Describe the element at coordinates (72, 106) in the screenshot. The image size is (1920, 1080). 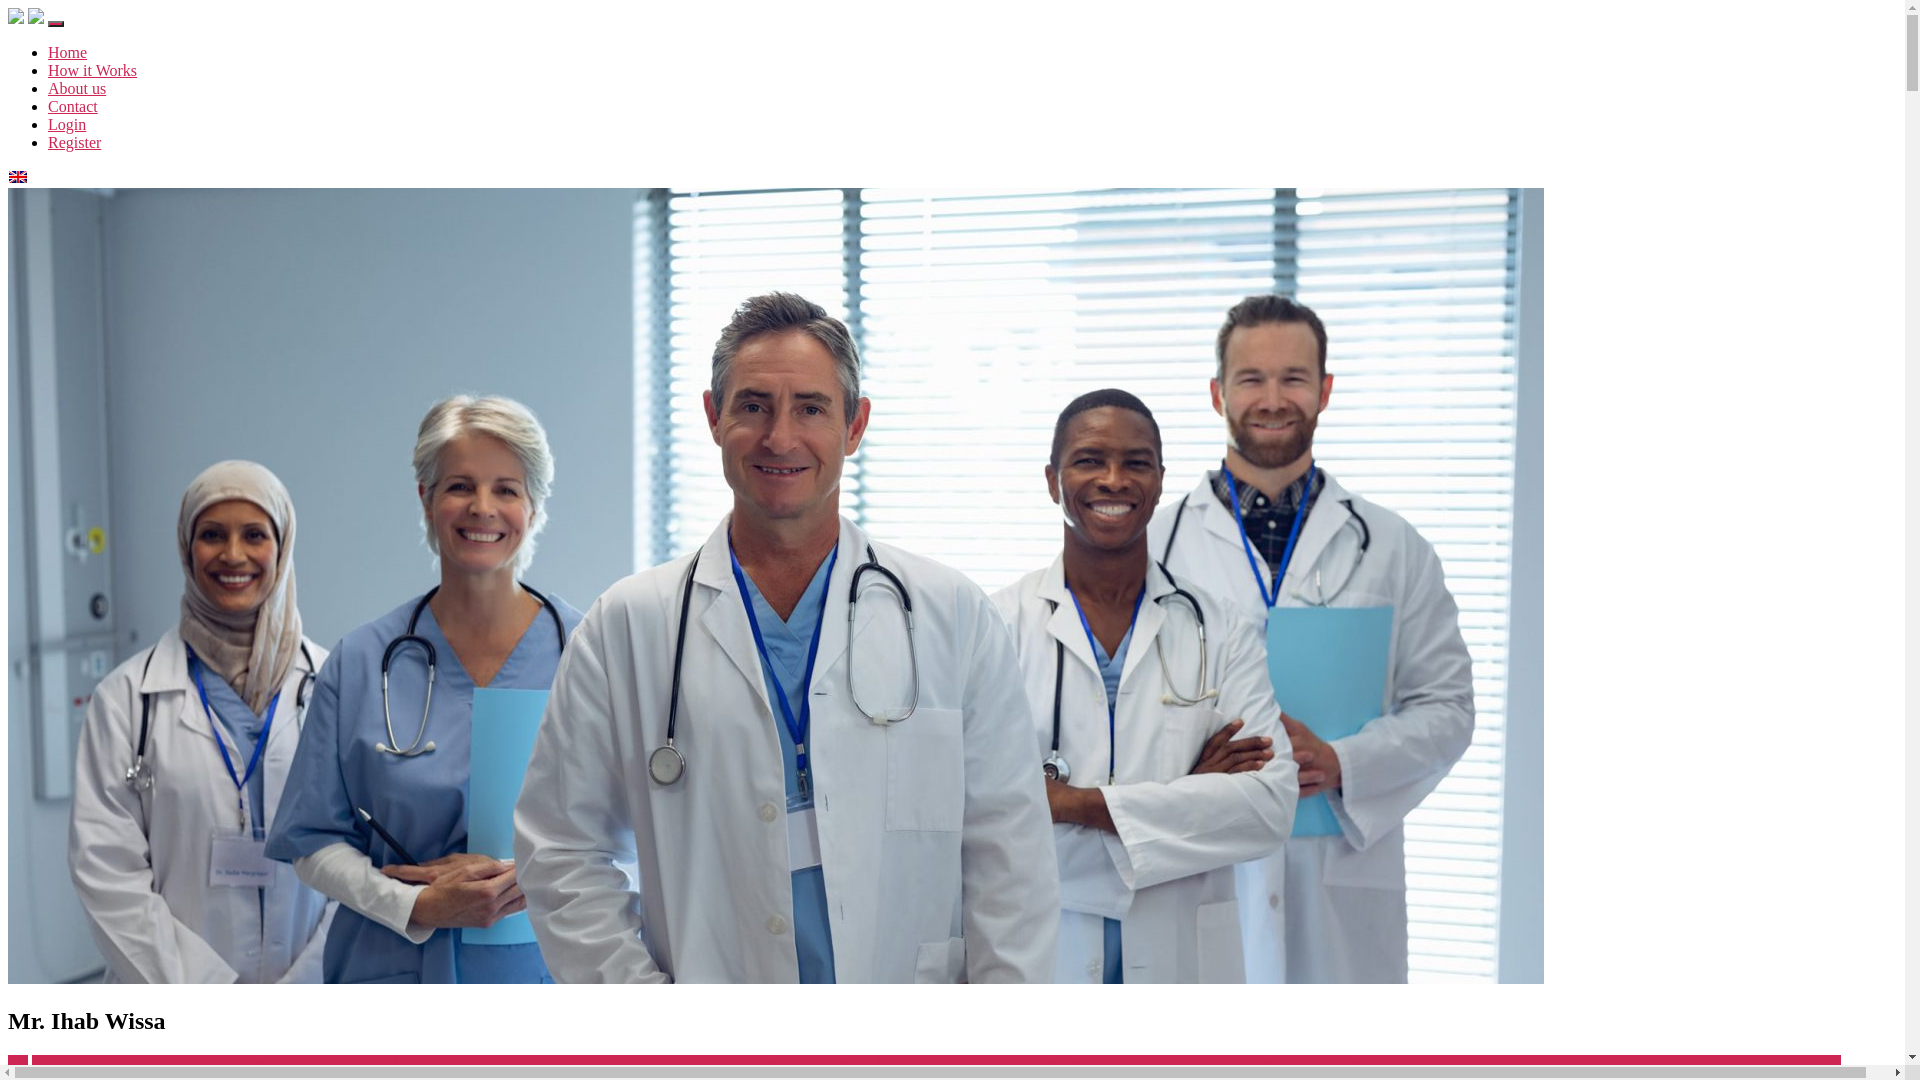
I see `'Contact'` at that location.